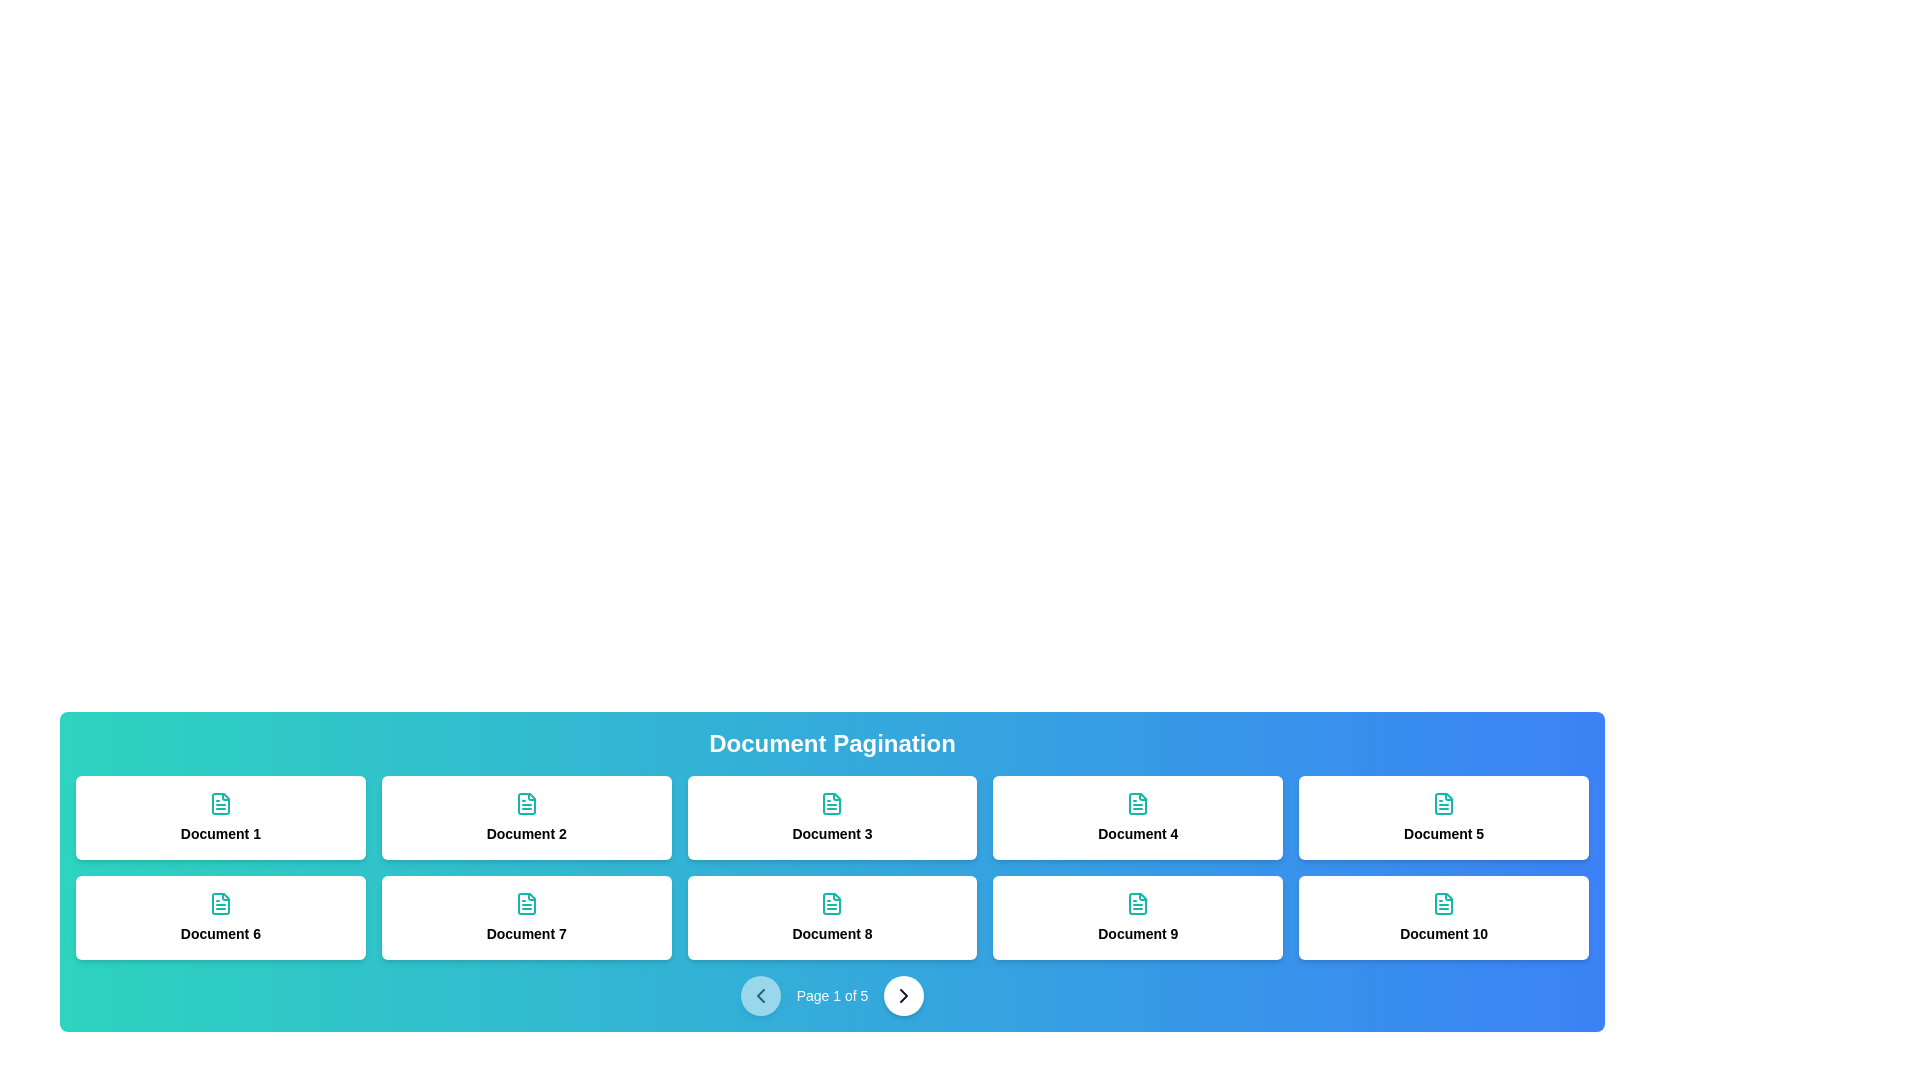 The height and width of the screenshot is (1080, 1920). What do you see at coordinates (759, 995) in the screenshot?
I see `the left-facing chevron icon inside the circular button at the bottom-left of the pagination section` at bounding box center [759, 995].